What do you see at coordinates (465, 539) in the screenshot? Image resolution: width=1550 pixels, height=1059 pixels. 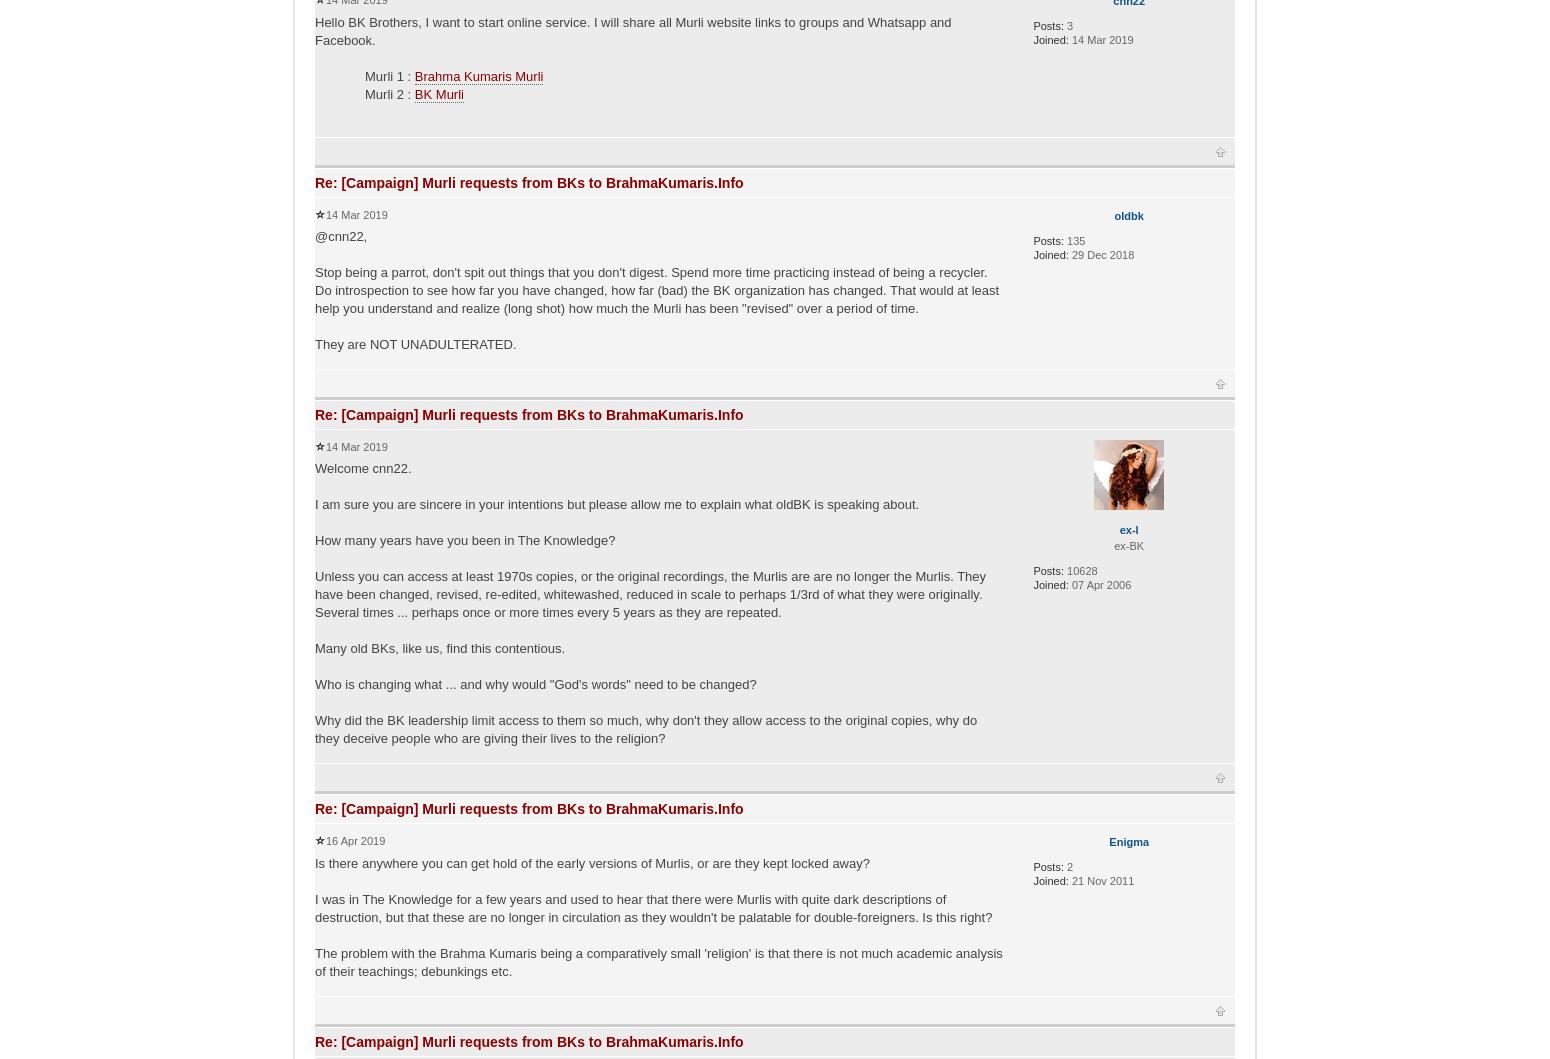 I see `'How many years have you been in The Knowledge?'` at bounding box center [465, 539].